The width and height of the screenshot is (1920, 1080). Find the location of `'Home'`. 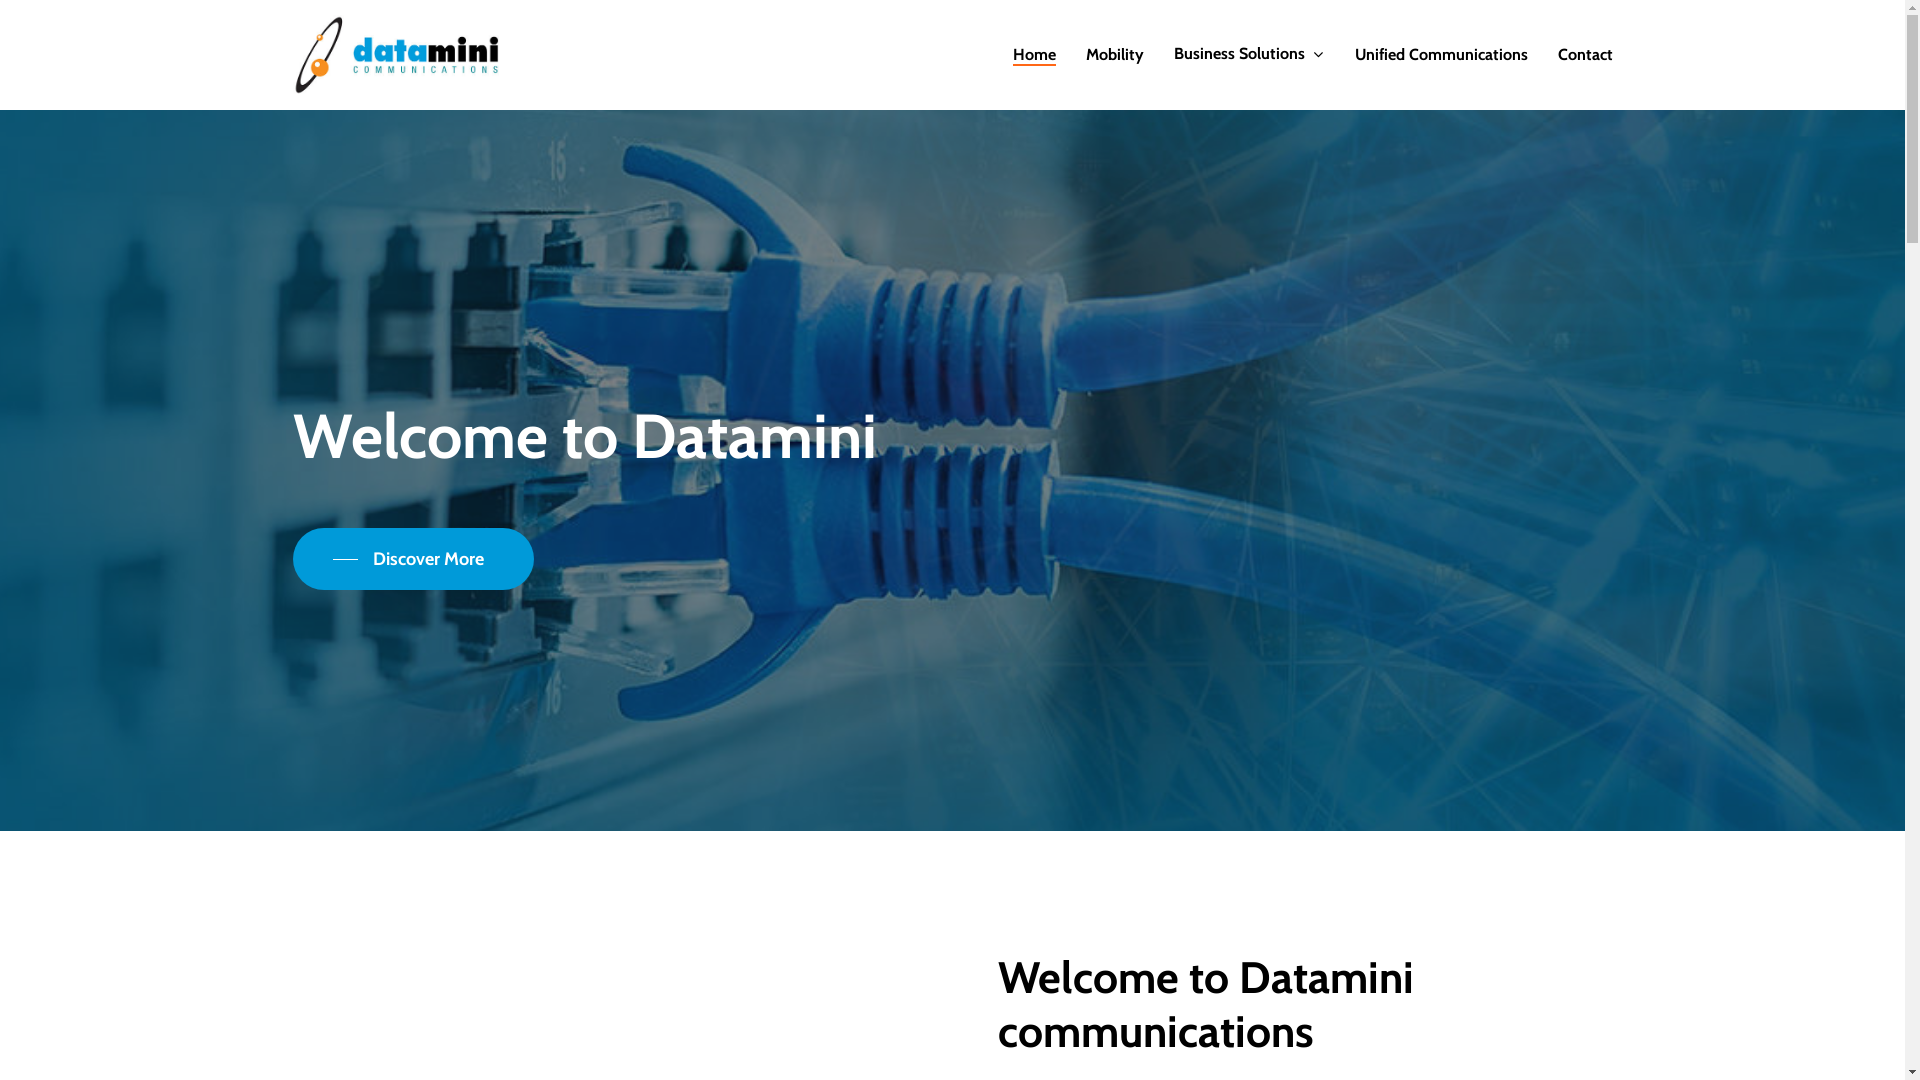

'Home' is located at coordinates (1012, 53).